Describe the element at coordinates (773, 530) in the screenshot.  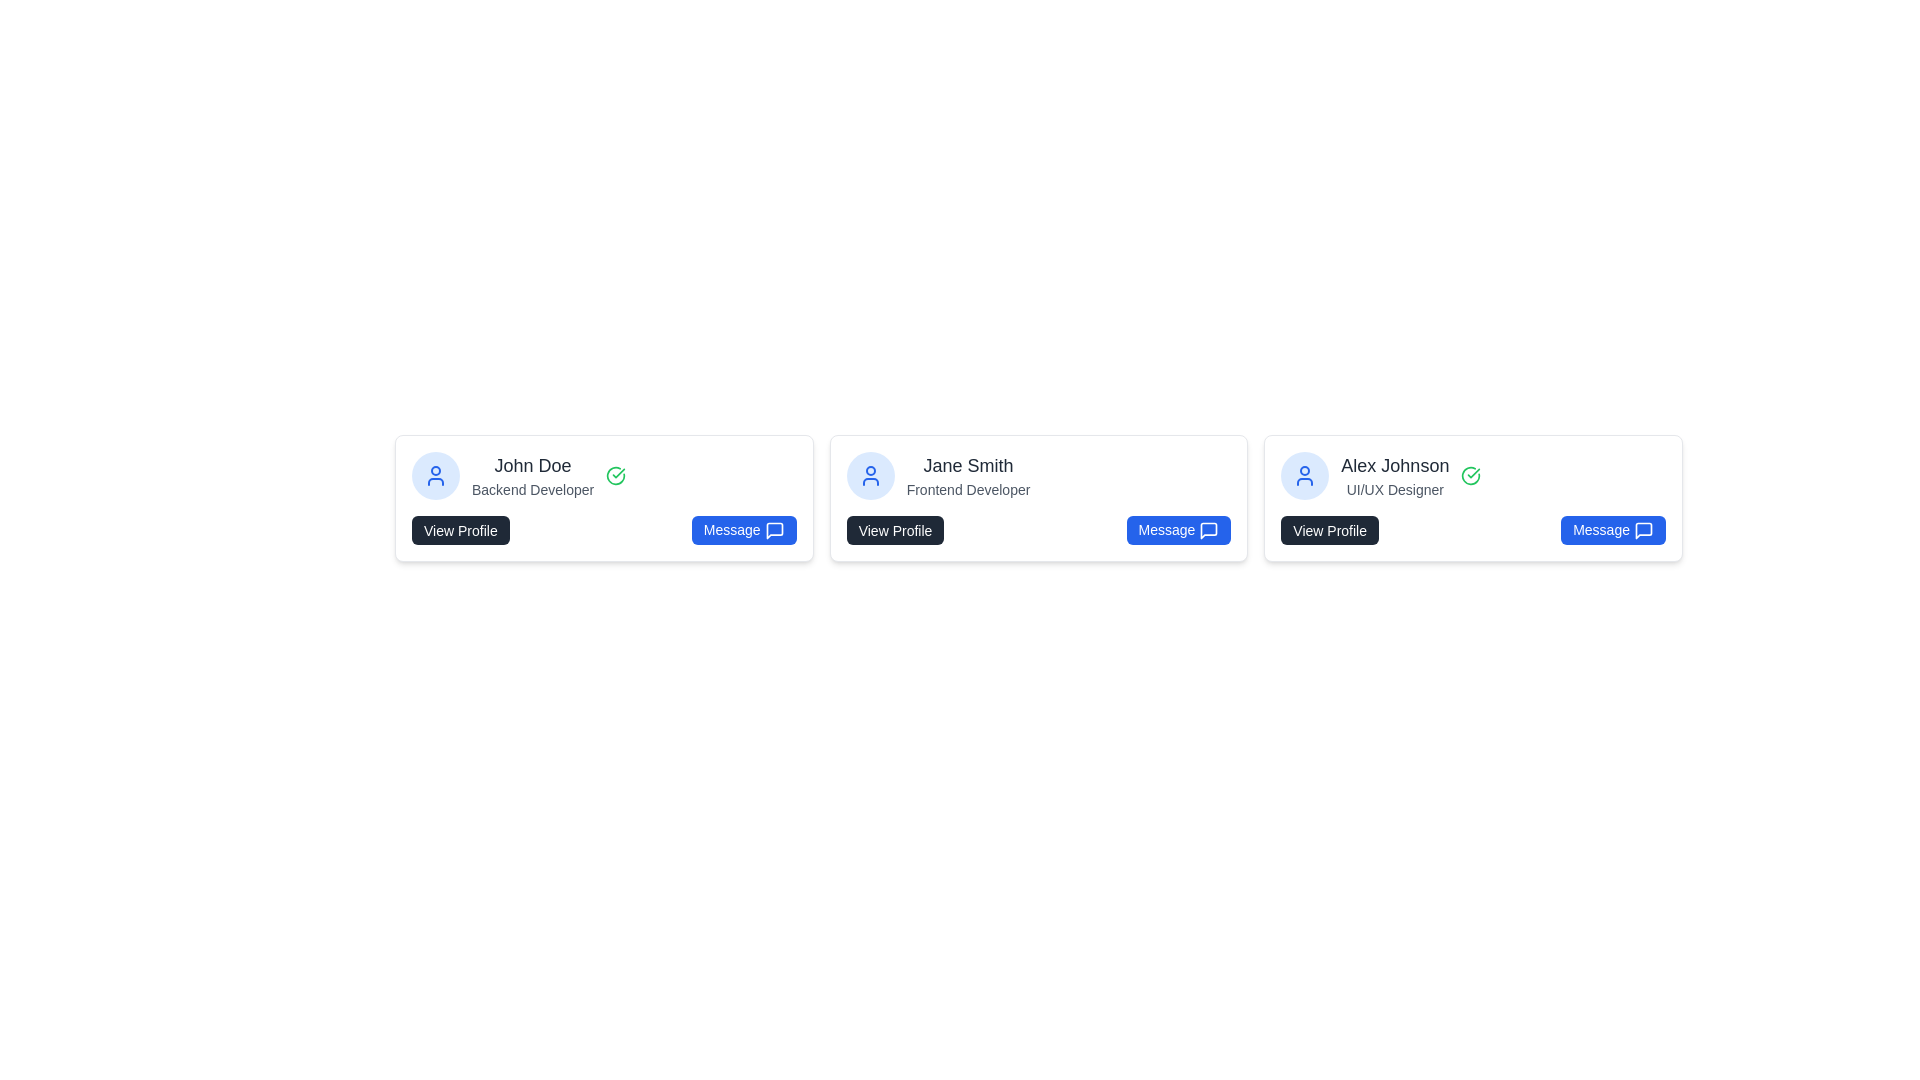
I see `the chat-like message icon located within the 'Message' button at the bottom-right corner of John Doe's profile card` at that location.